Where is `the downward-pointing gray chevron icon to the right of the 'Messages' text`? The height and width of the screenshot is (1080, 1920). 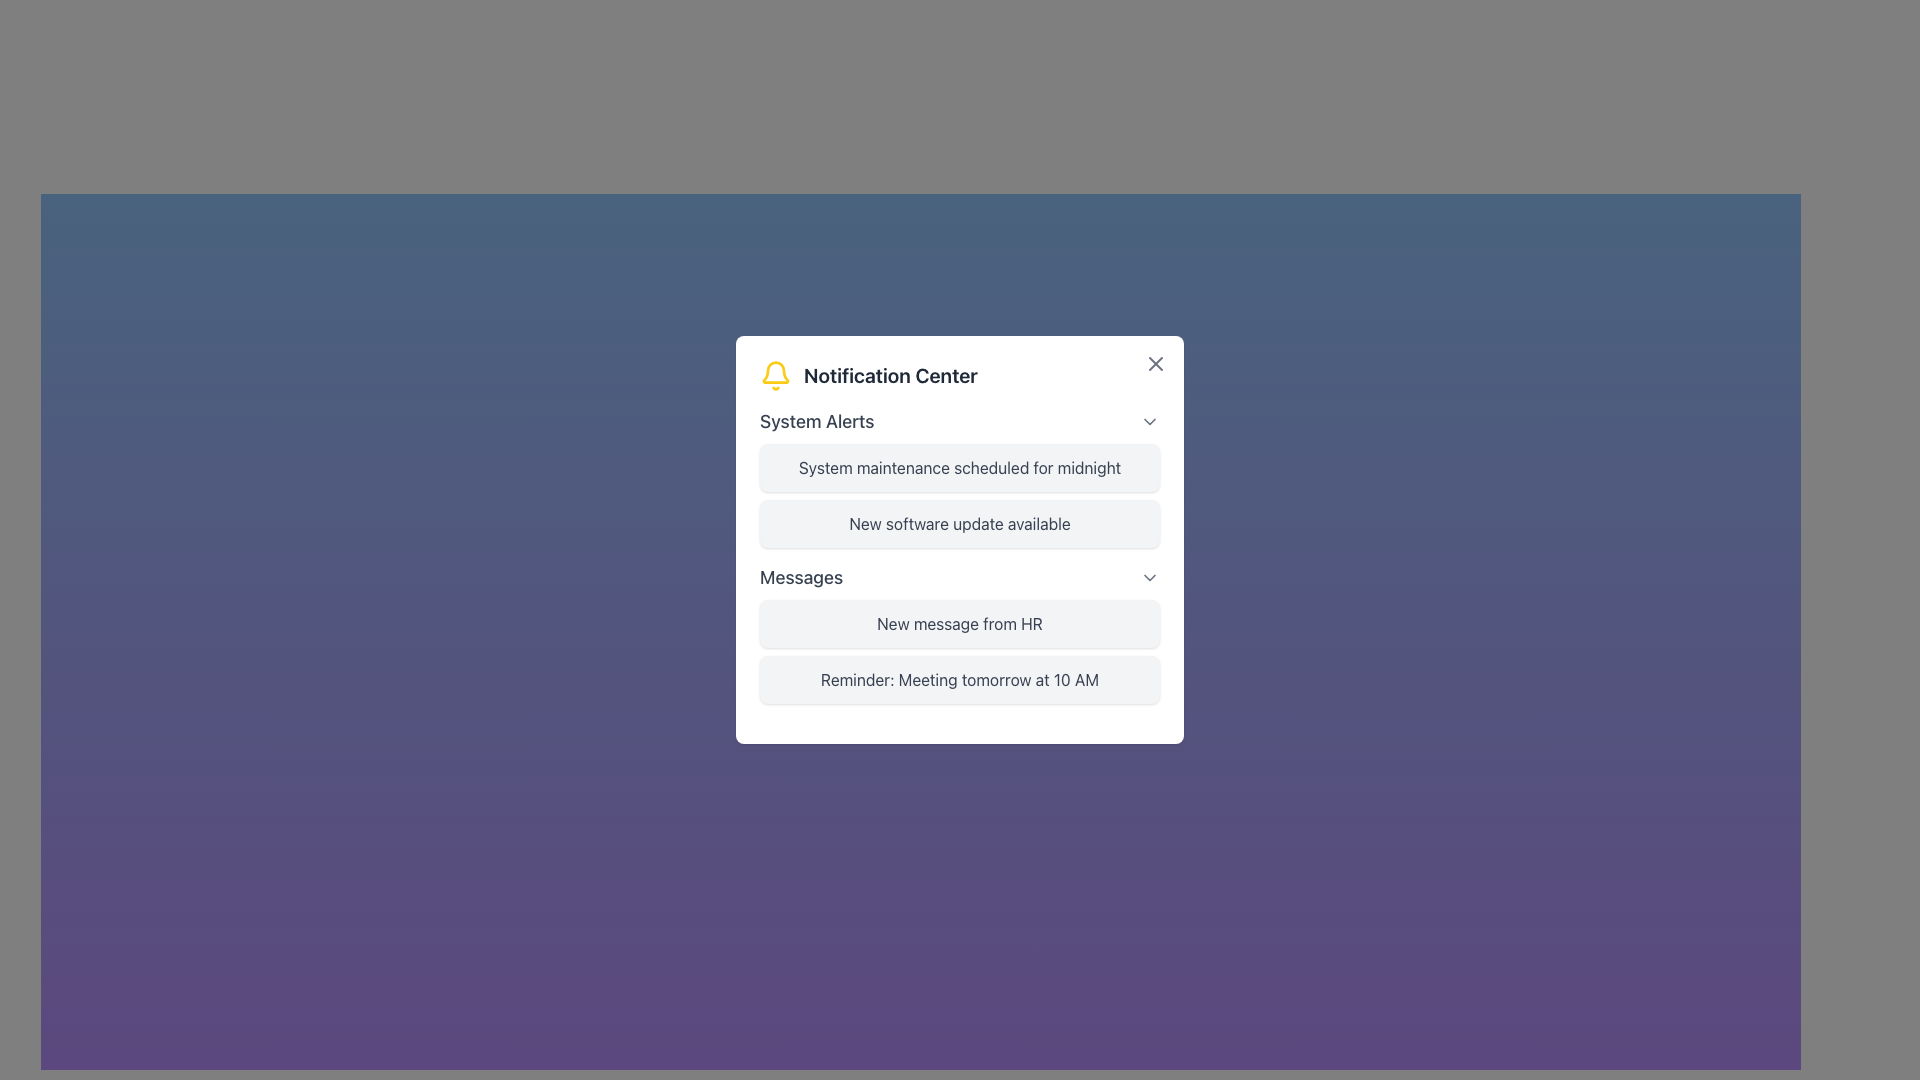 the downward-pointing gray chevron icon to the right of the 'Messages' text is located at coordinates (1150, 578).